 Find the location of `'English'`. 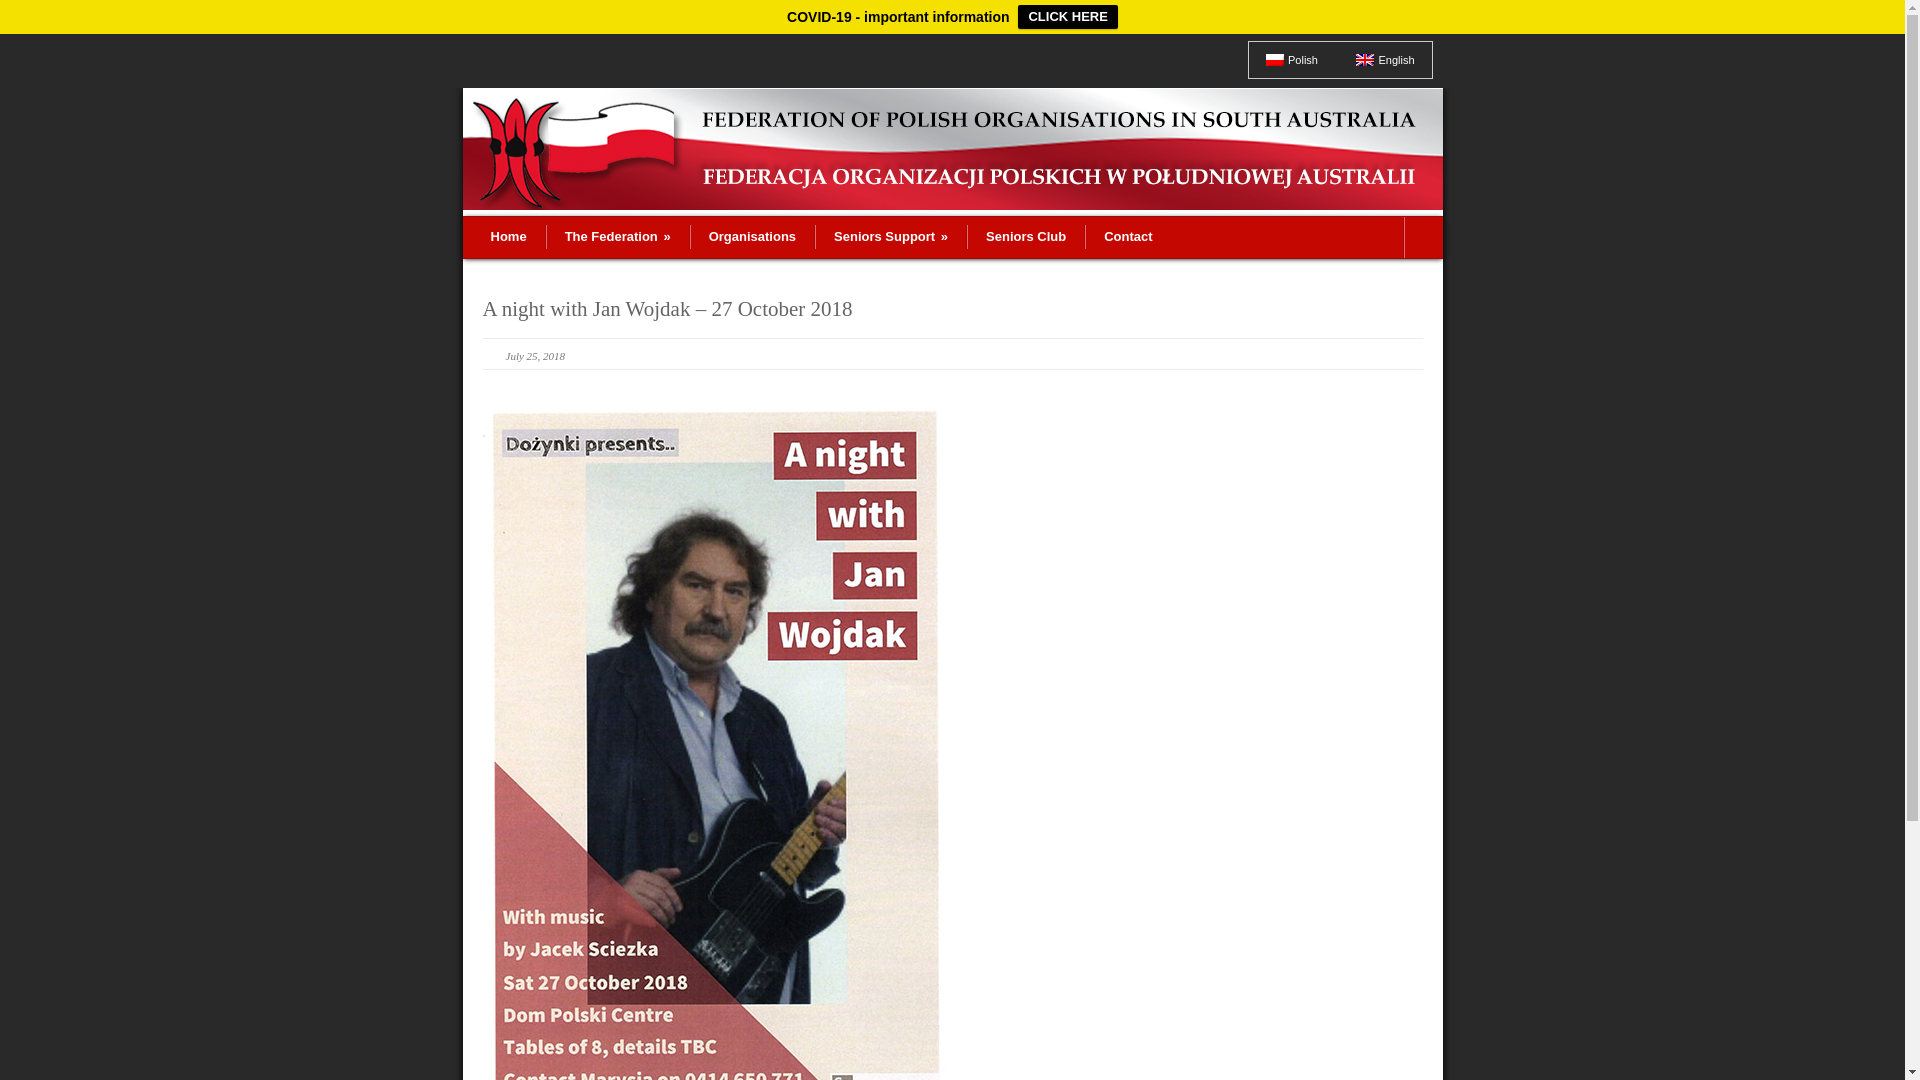

'English' is located at coordinates (1384, 59).